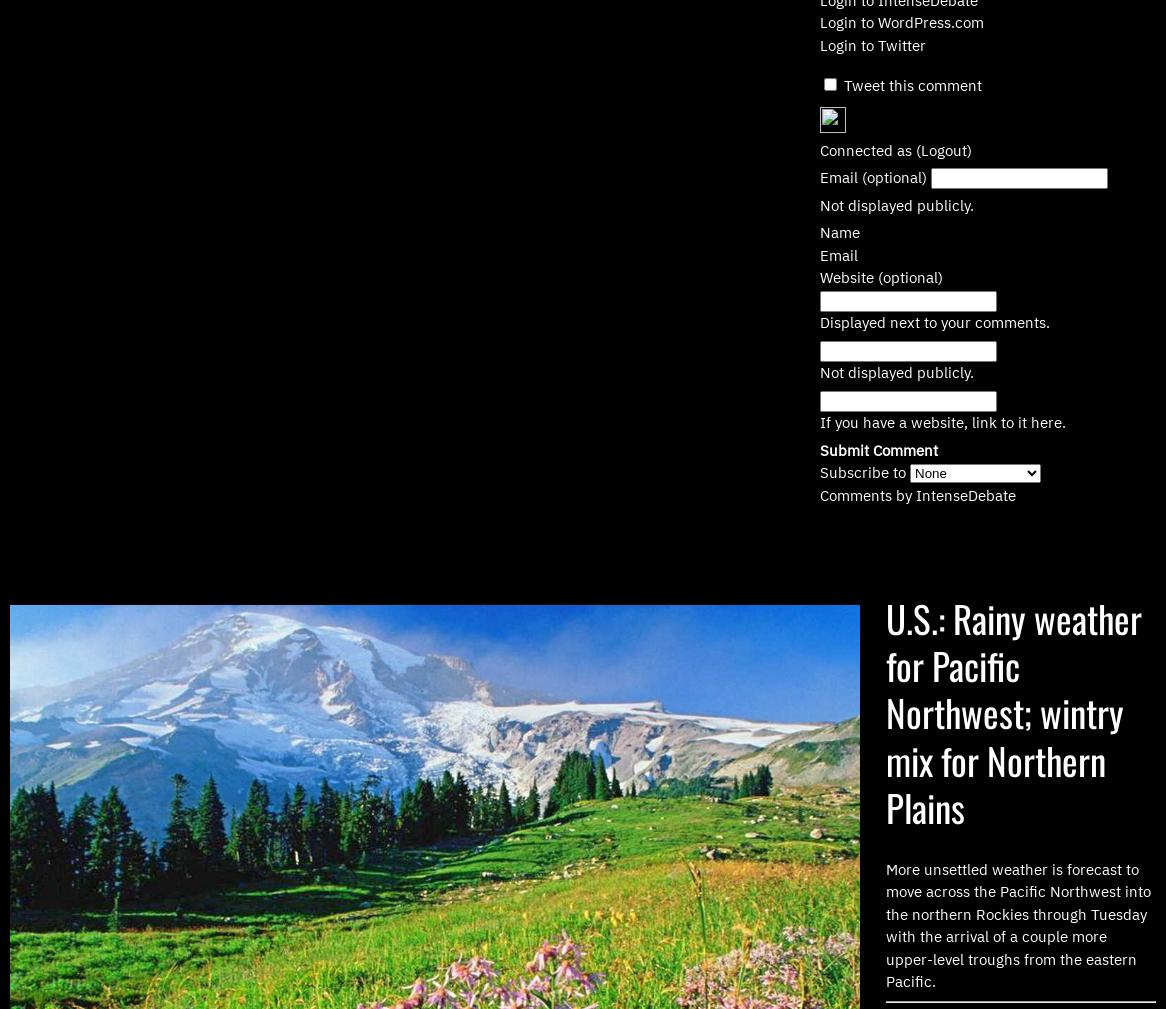 This screenshot has height=1009, width=1166. What do you see at coordinates (917, 148) in the screenshot?
I see `'('` at bounding box center [917, 148].